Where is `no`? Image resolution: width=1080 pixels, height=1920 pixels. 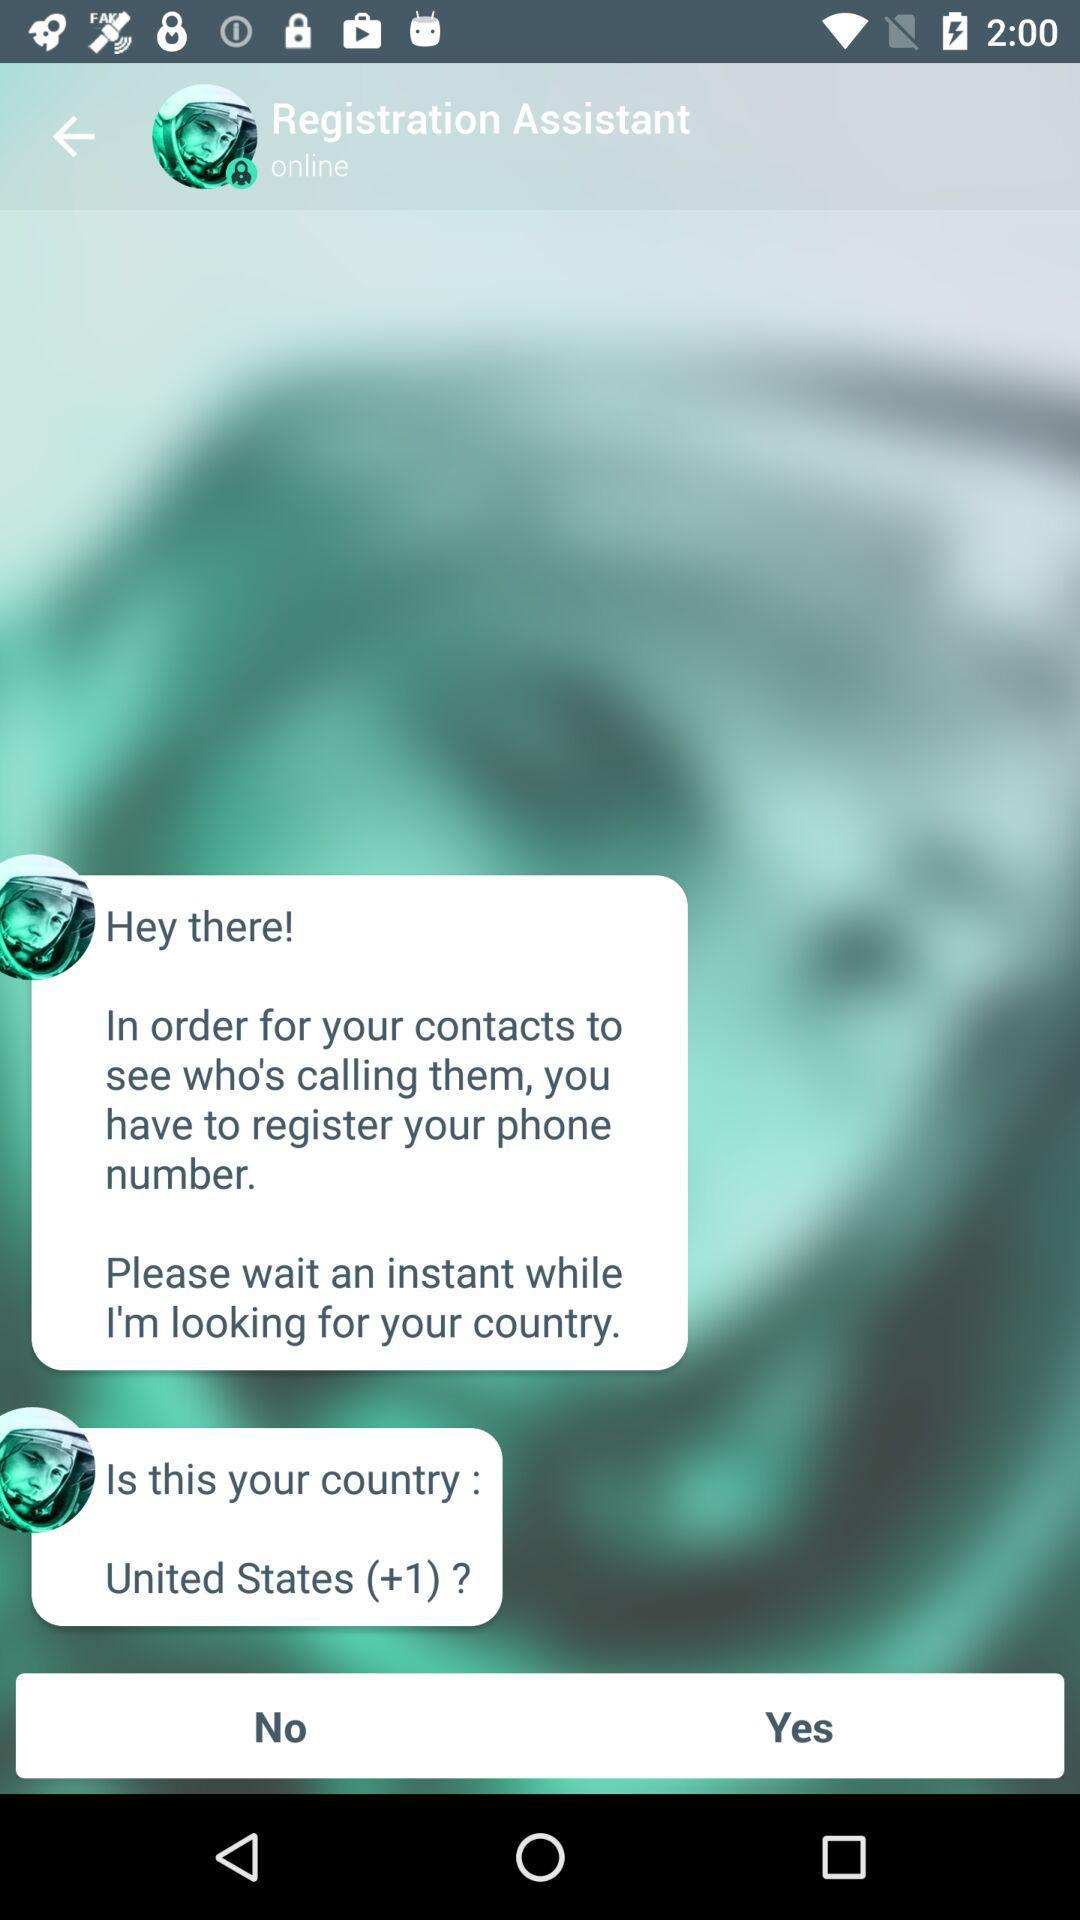
no is located at coordinates (280, 1724).